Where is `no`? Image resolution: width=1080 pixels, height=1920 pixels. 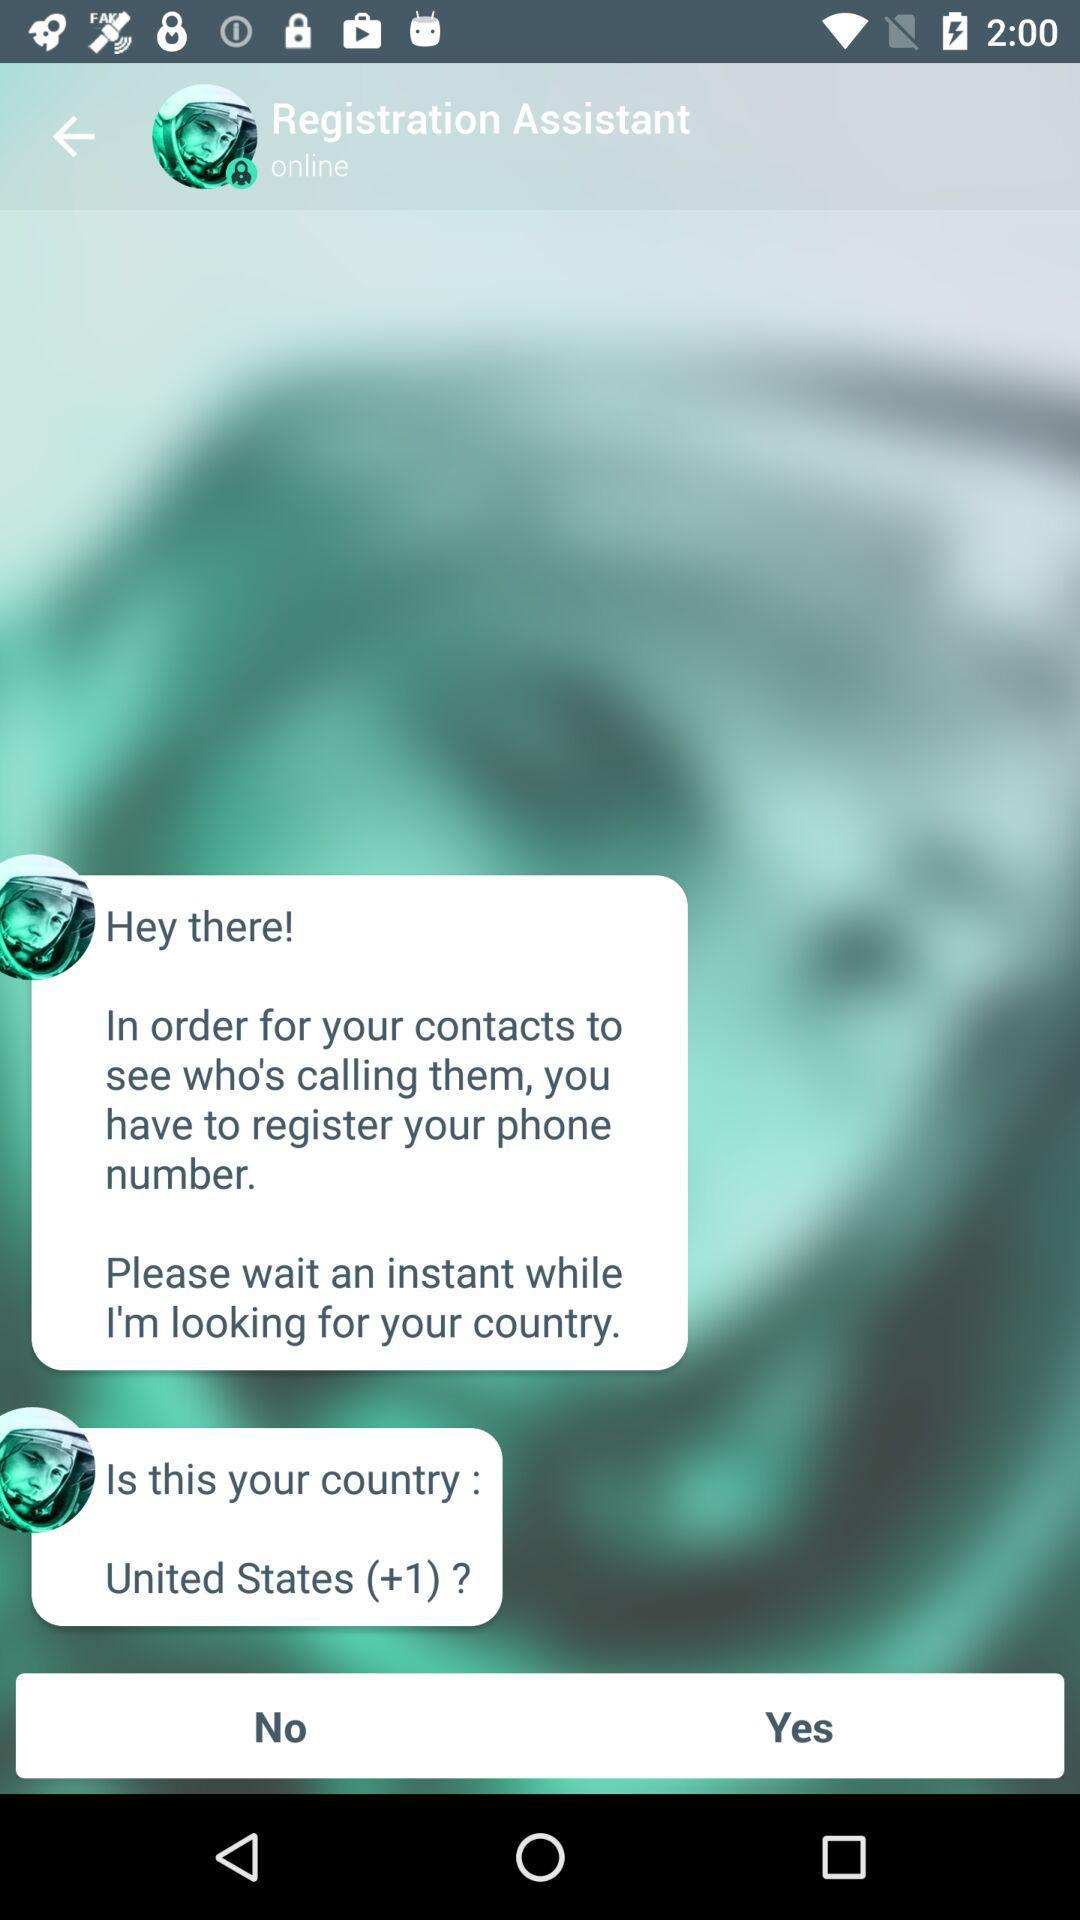
no is located at coordinates (280, 1724).